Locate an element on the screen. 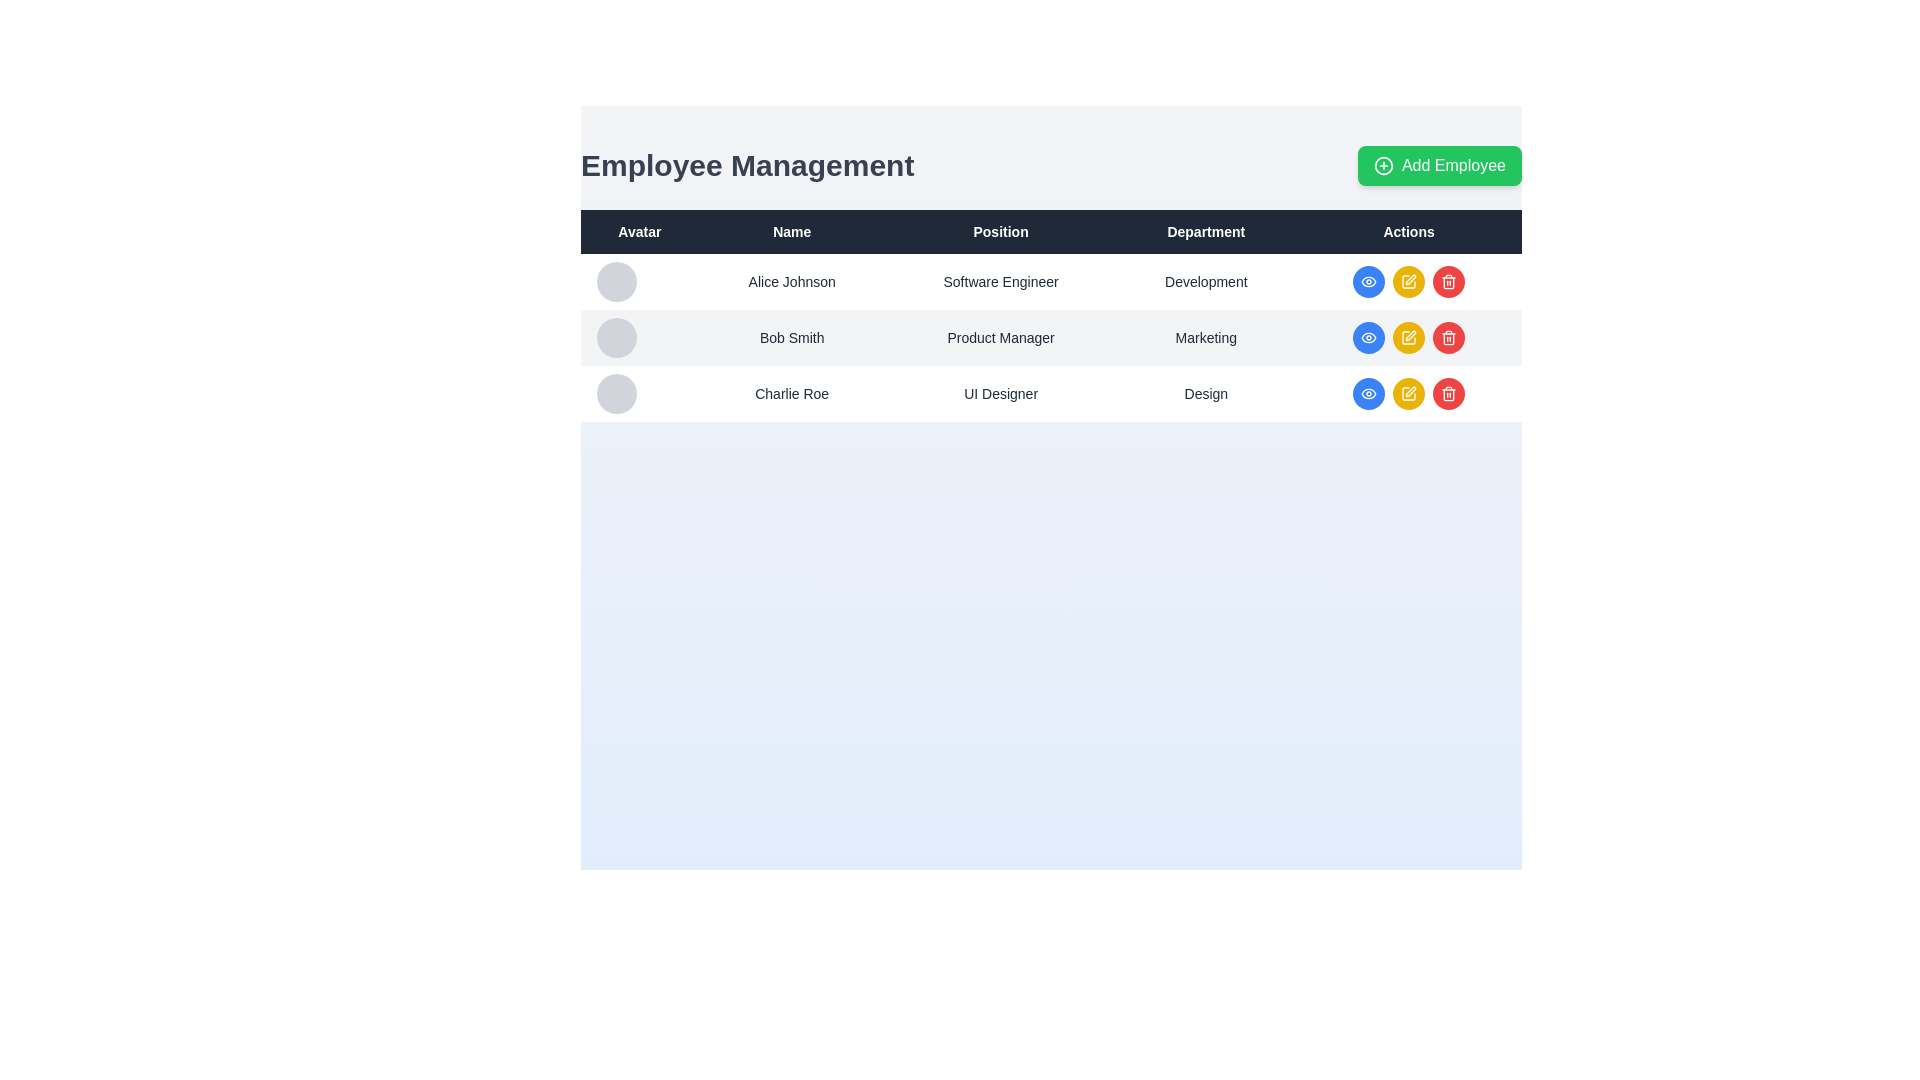  the deletion button located on the rightmost side of a row within the 'Actions' column of the table to observe any hover effects is located at coordinates (1449, 281).